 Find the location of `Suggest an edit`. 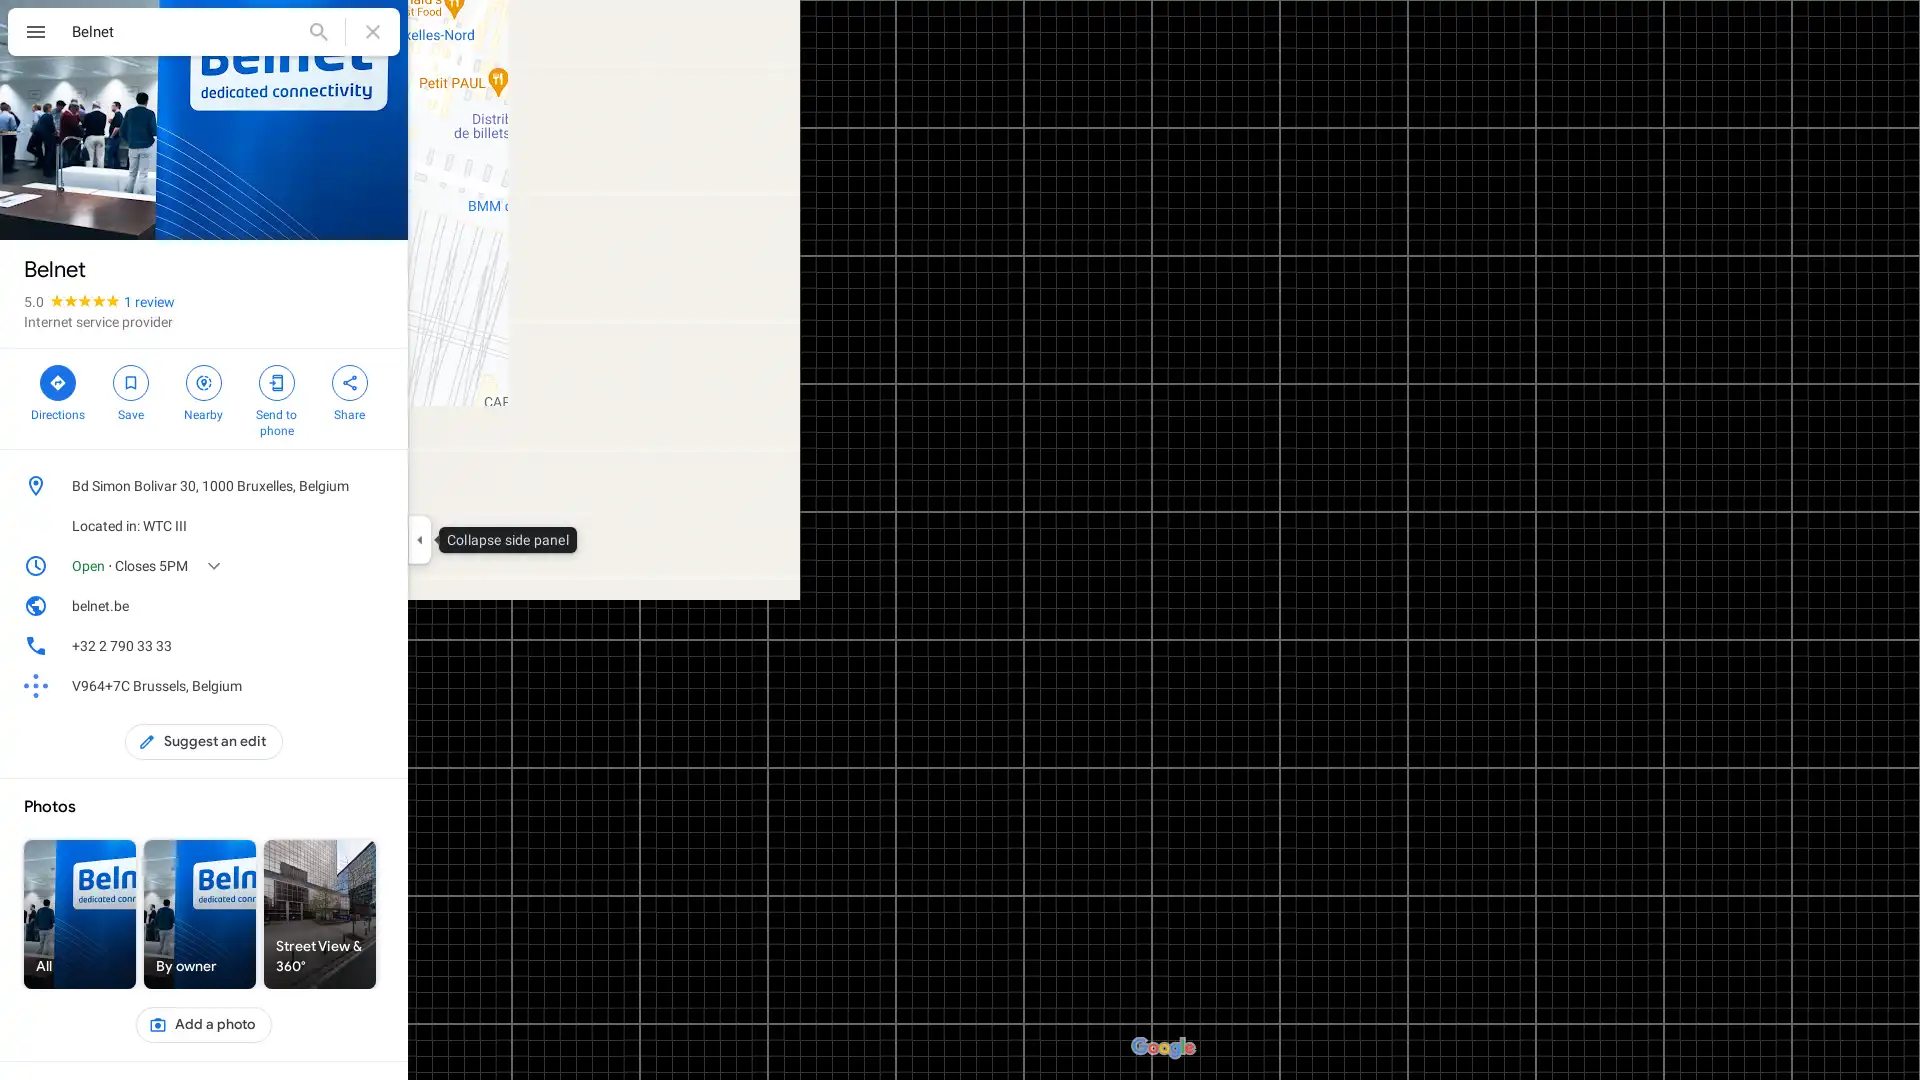

Suggest an edit is located at coordinates (204, 741).